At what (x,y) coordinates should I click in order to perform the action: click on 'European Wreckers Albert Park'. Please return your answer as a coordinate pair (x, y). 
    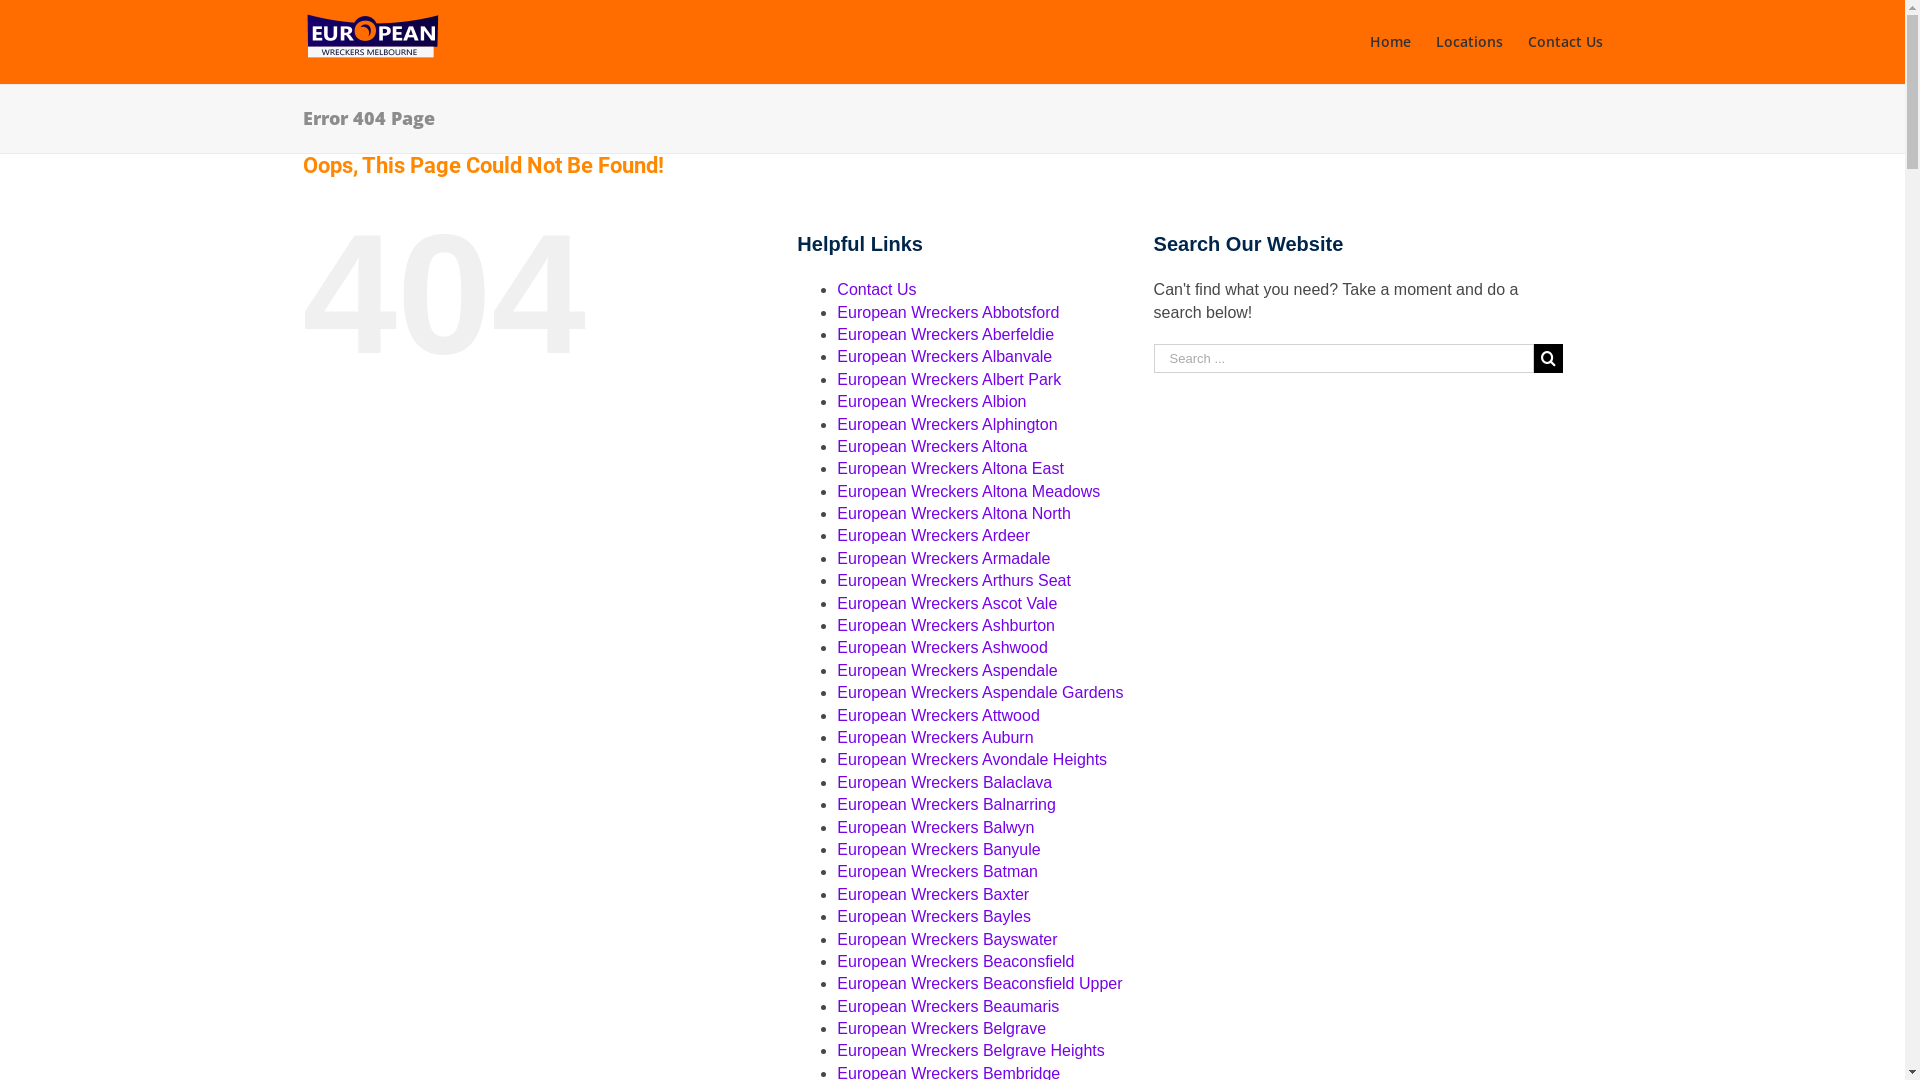
    Looking at the image, I should click on (948, 379).